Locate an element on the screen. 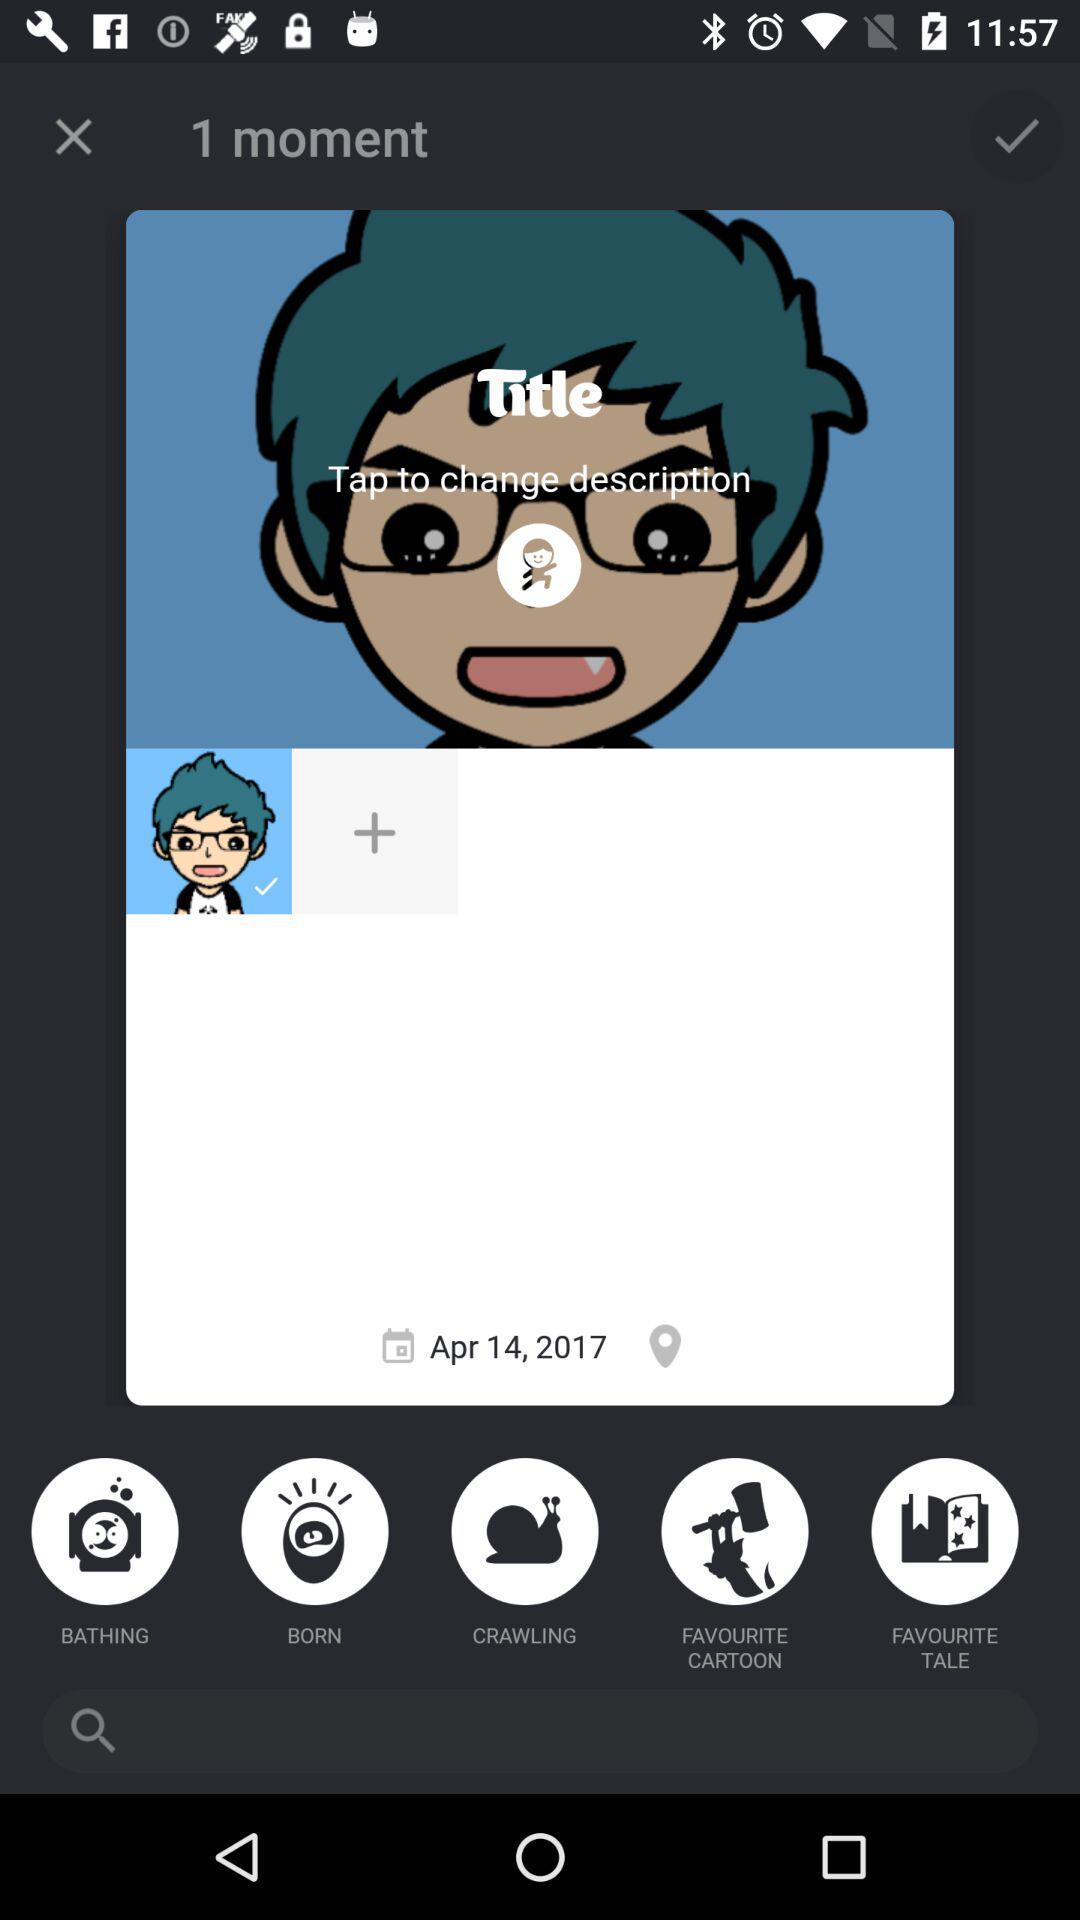 The width and height of the screenshot is (1080, 1920). a title to the post is located at coordinates (538, 393).